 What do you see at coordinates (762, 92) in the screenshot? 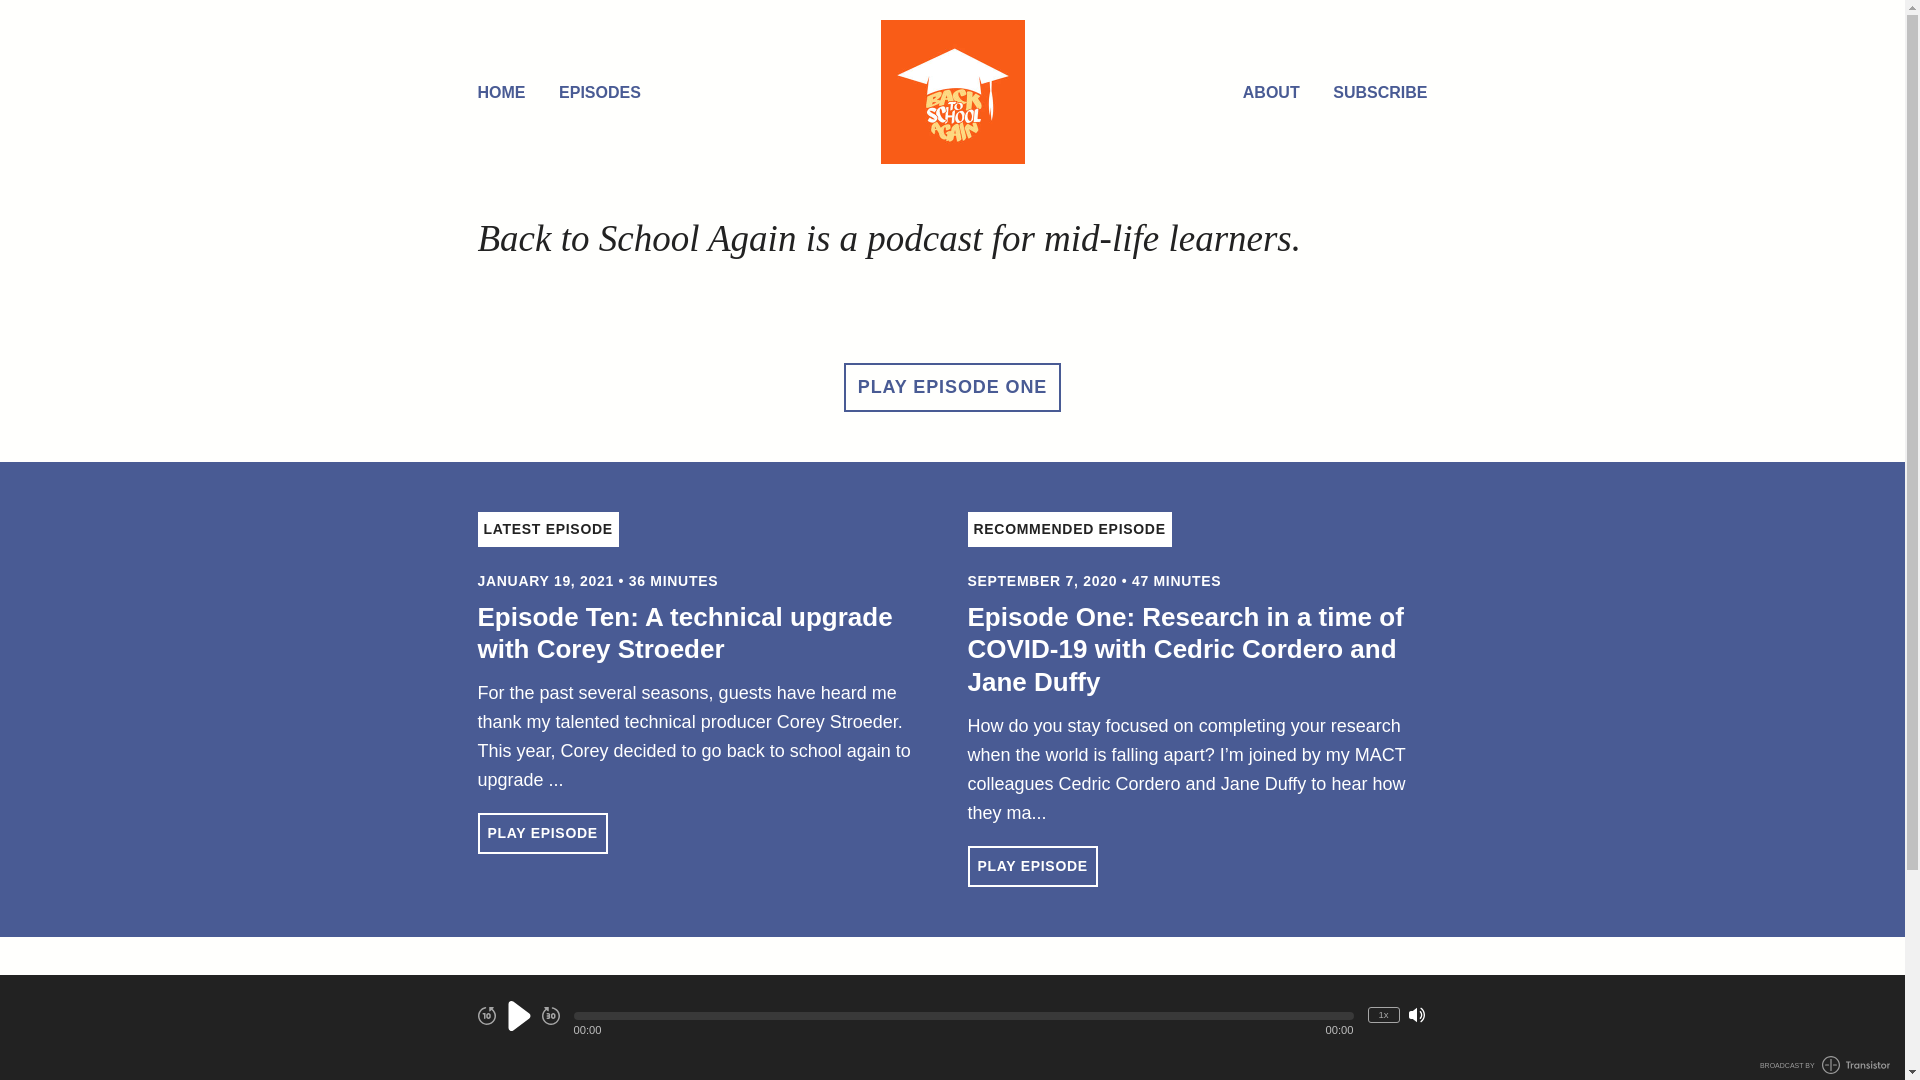
I see `'Home'` at bounding box center [762, 92].